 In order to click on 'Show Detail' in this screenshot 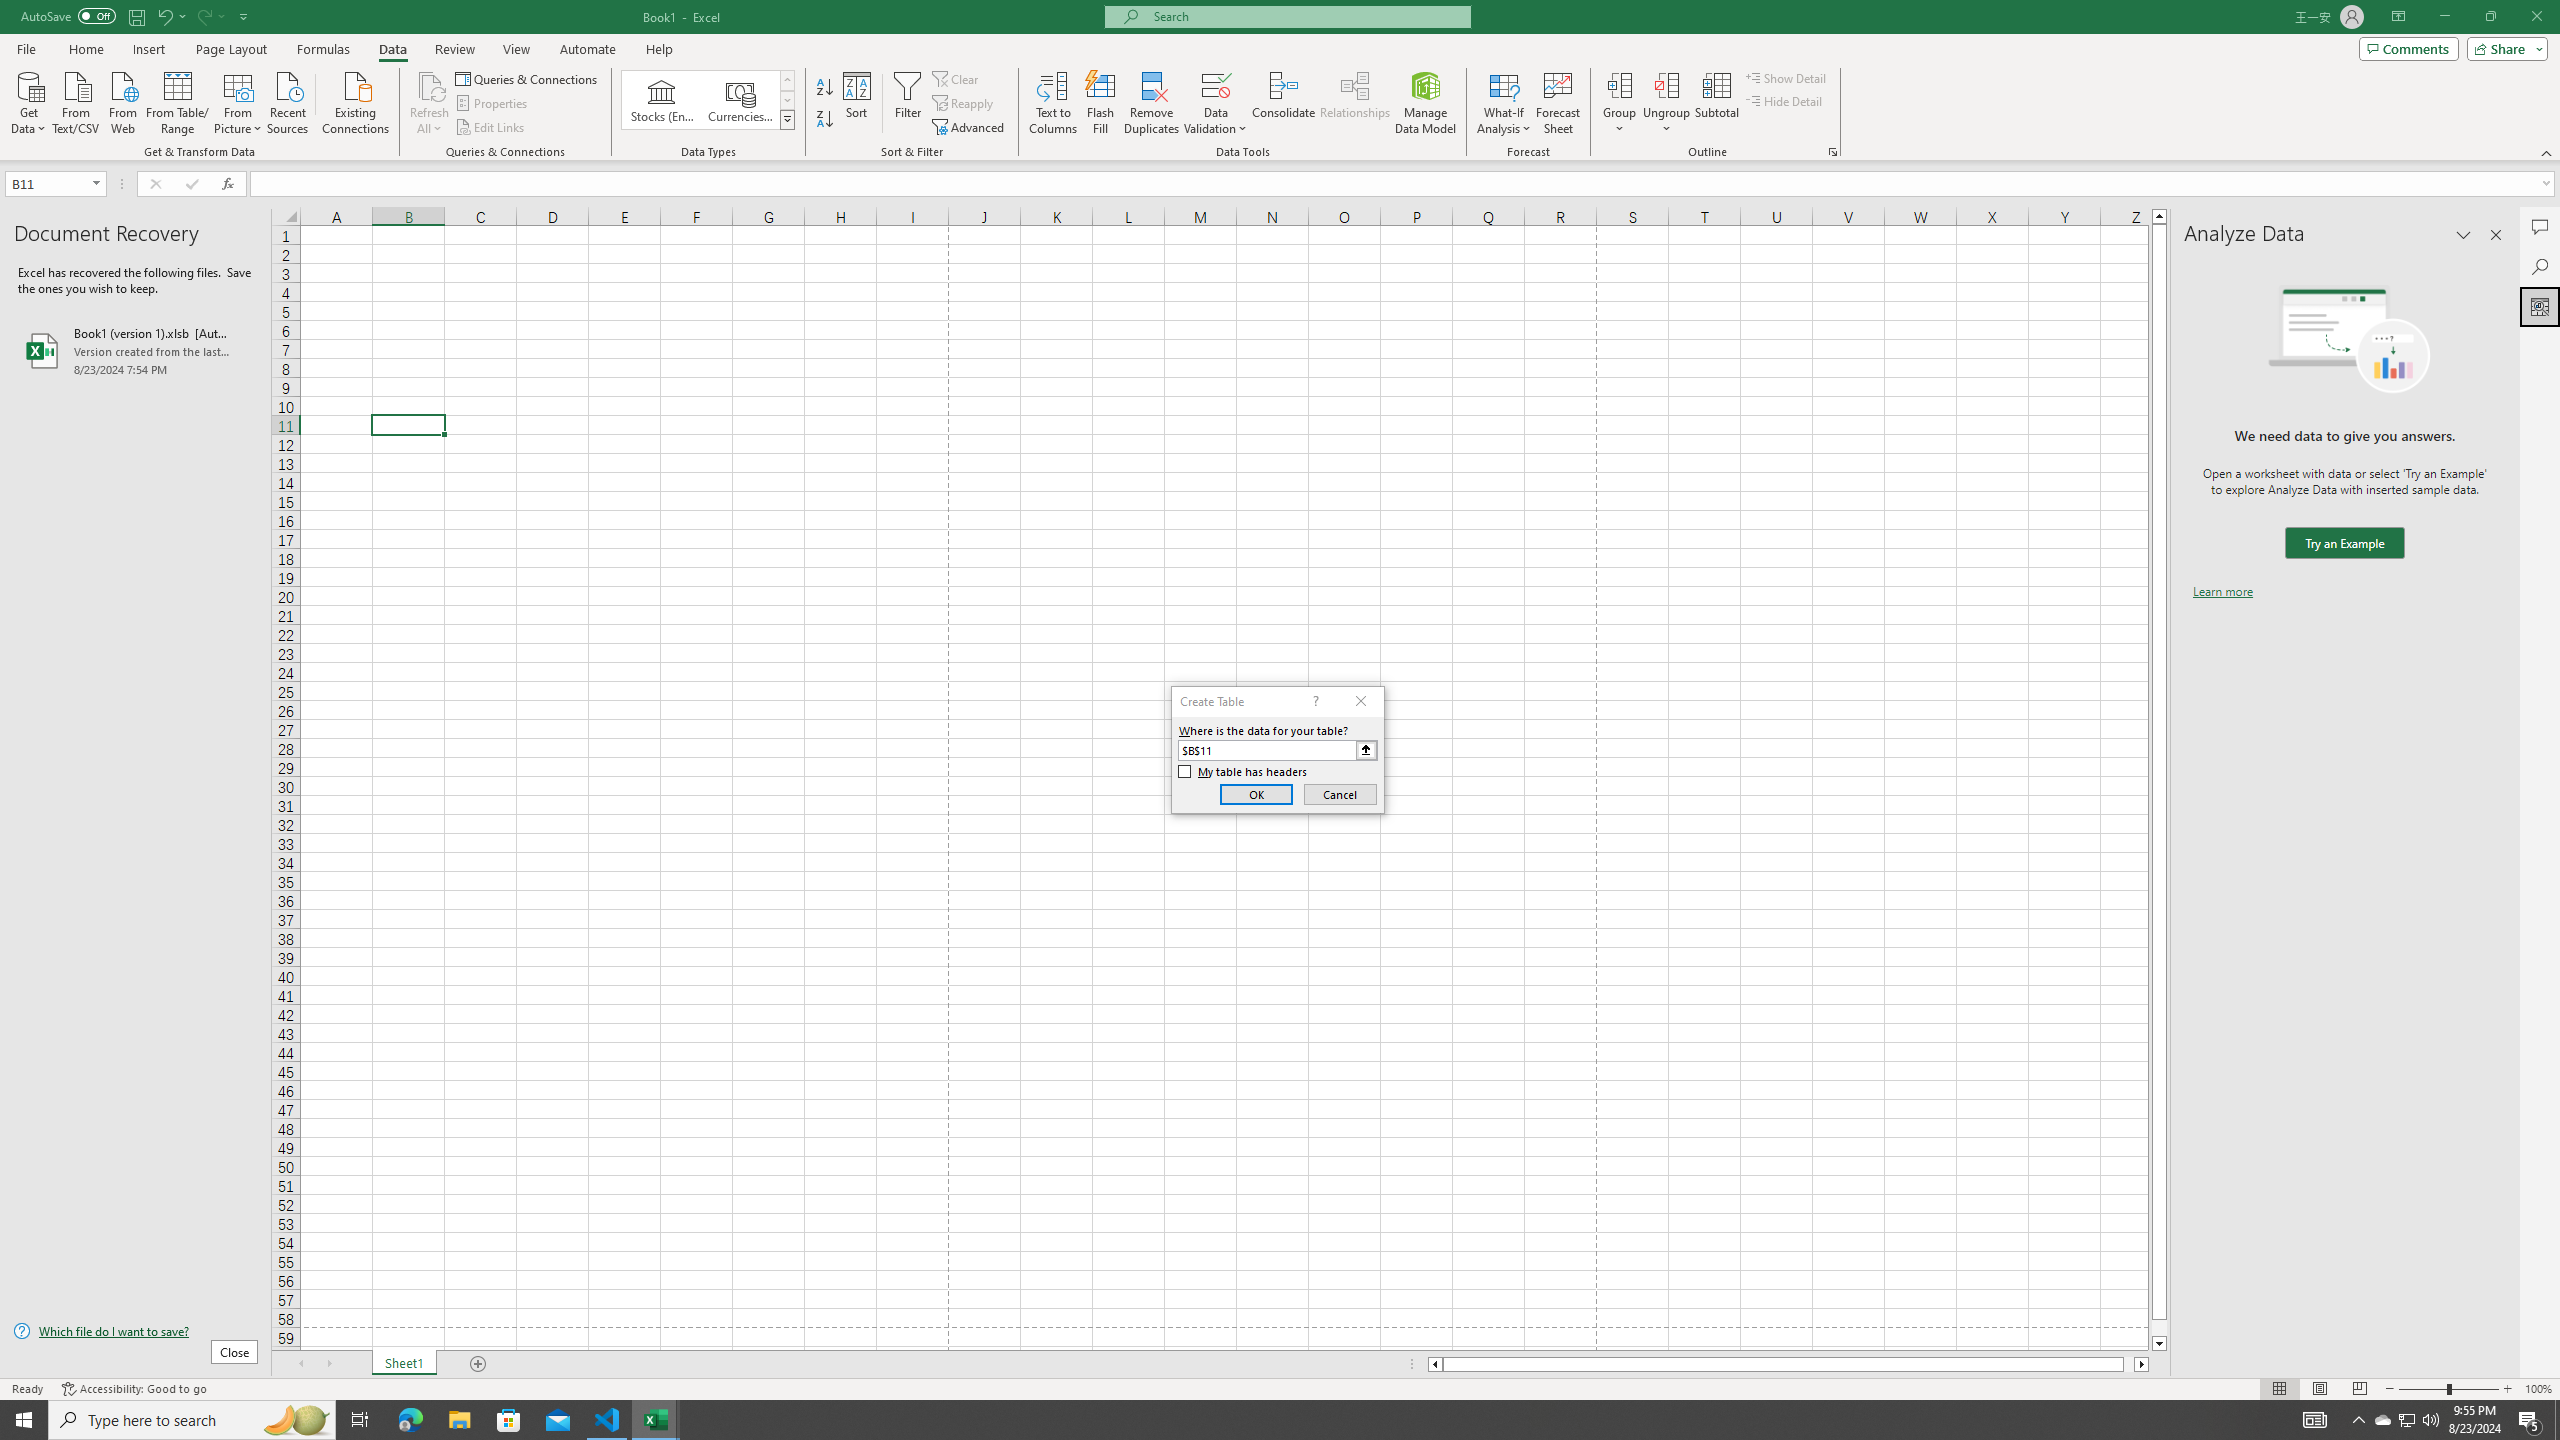, I will do `click(1785, 77)`.